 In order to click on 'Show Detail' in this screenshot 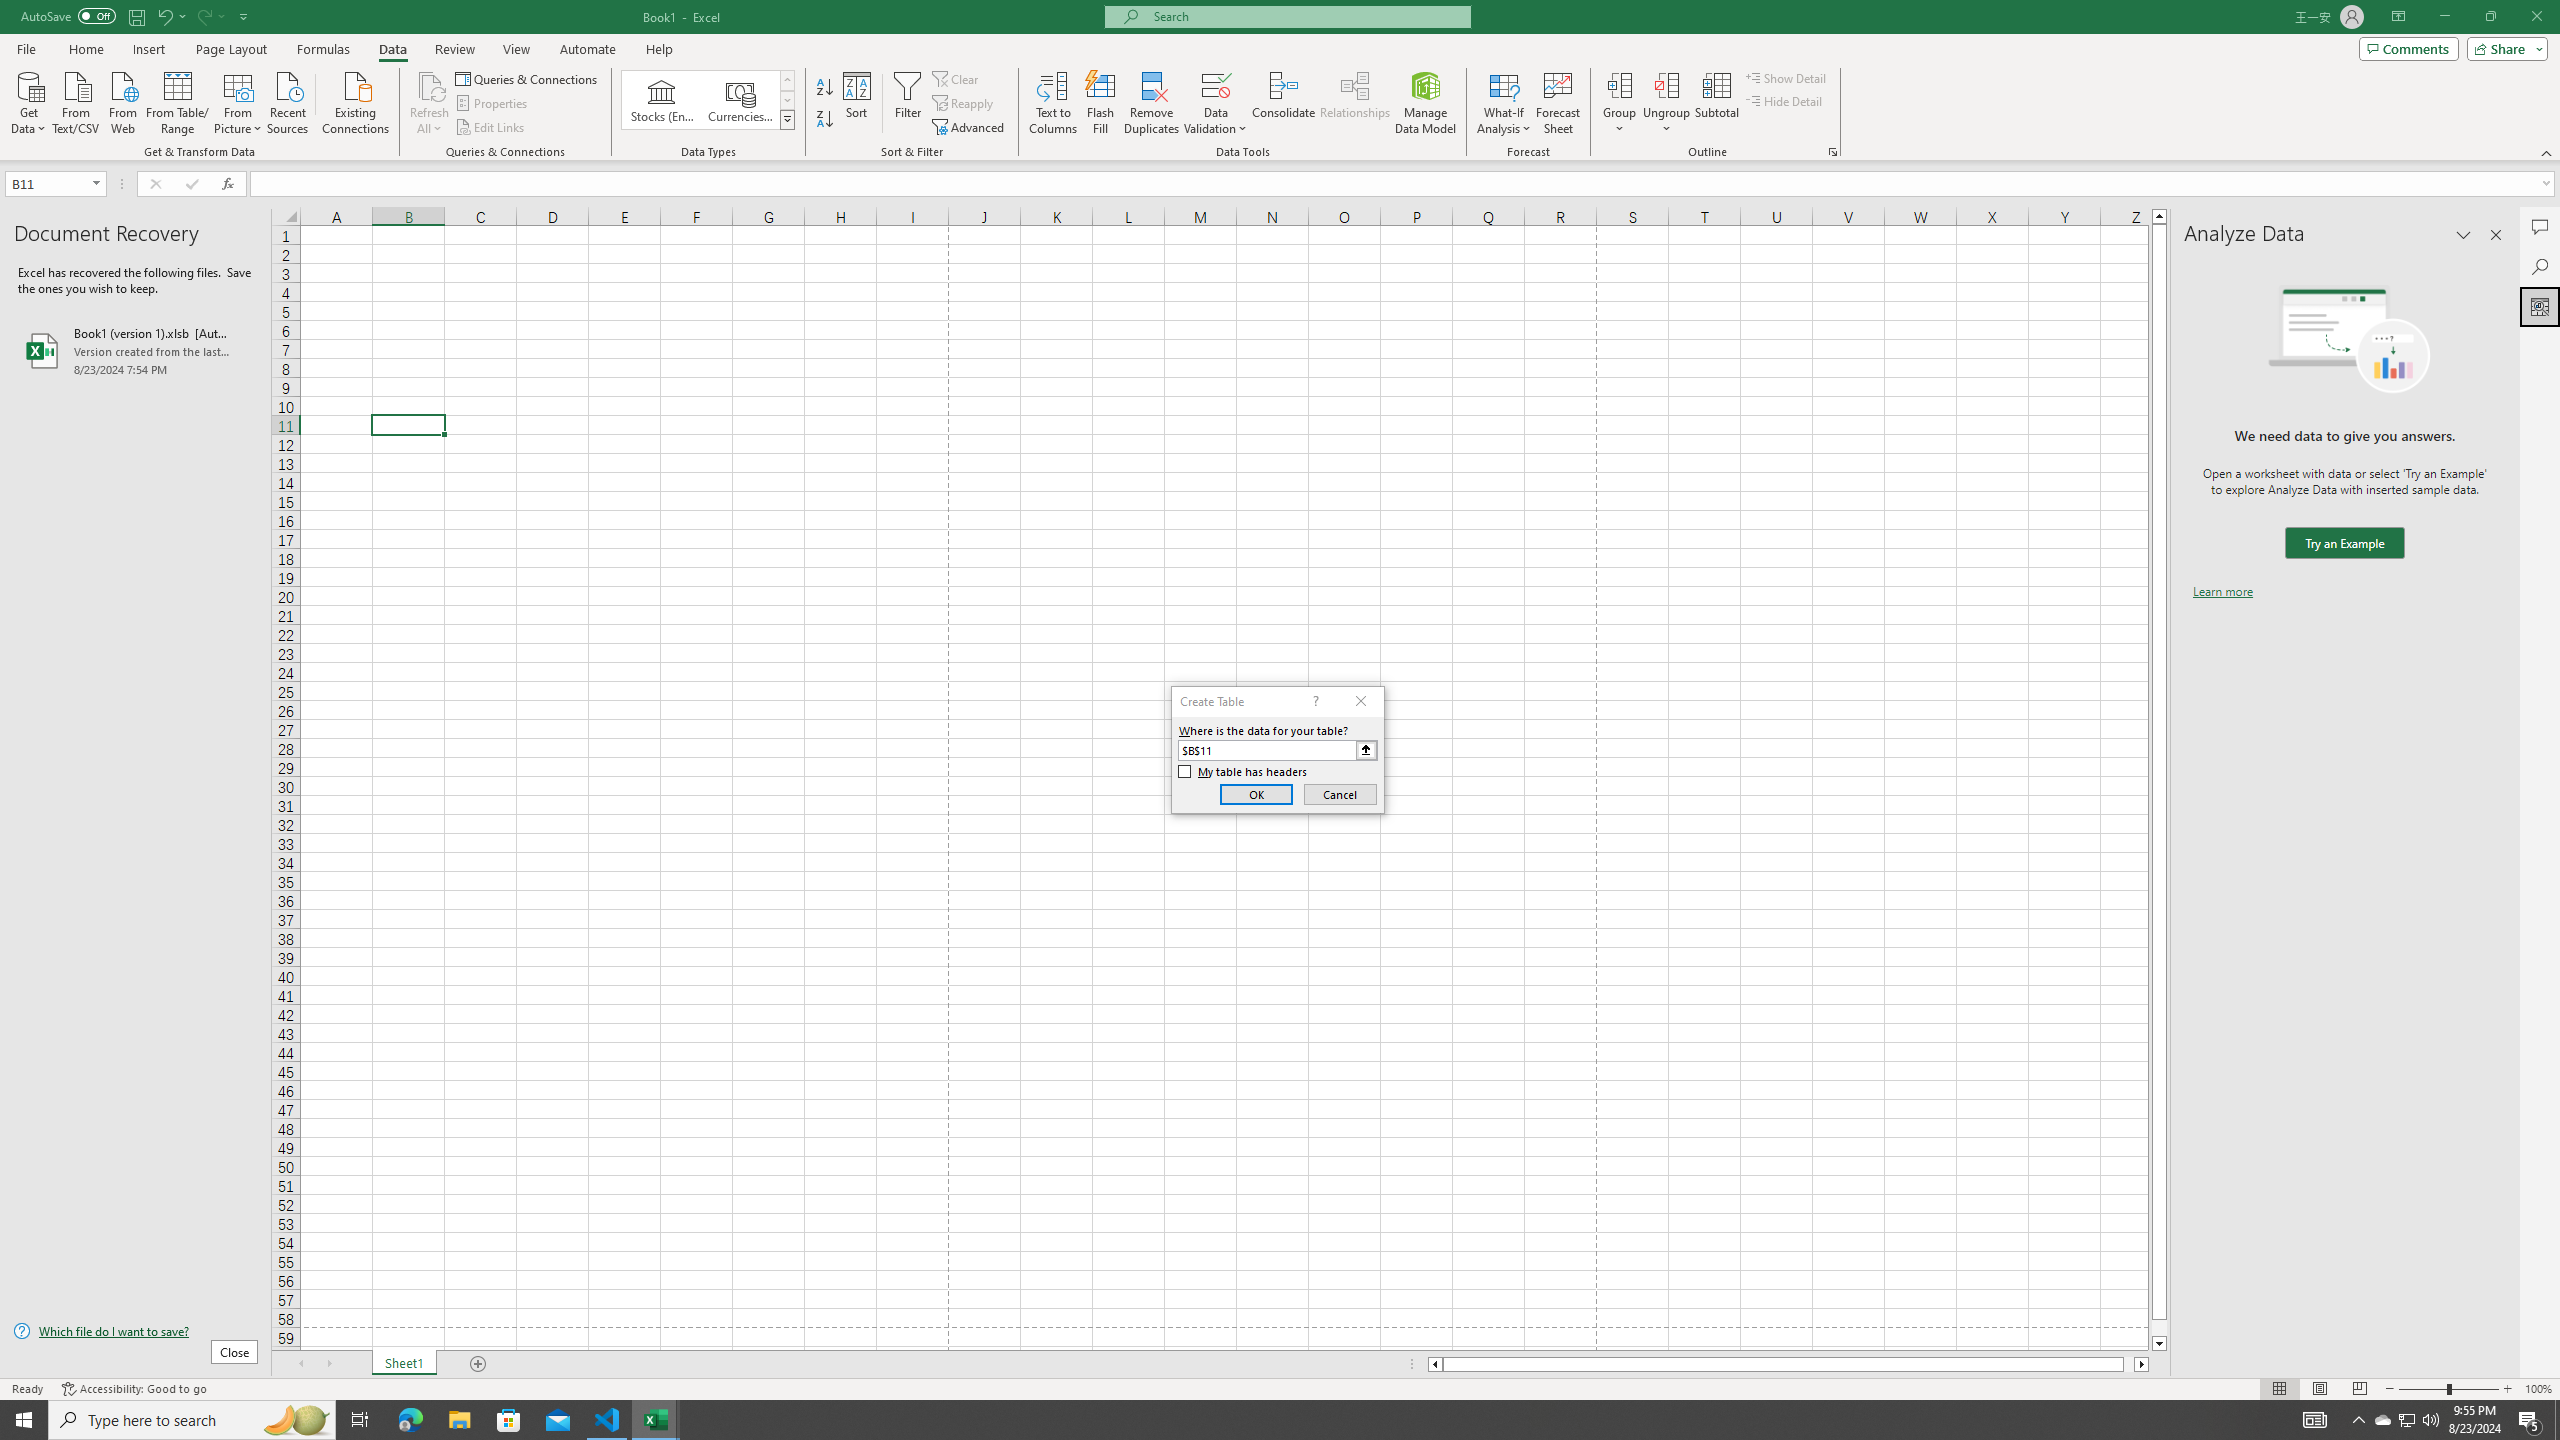, I will do `click(1785, 77)`.